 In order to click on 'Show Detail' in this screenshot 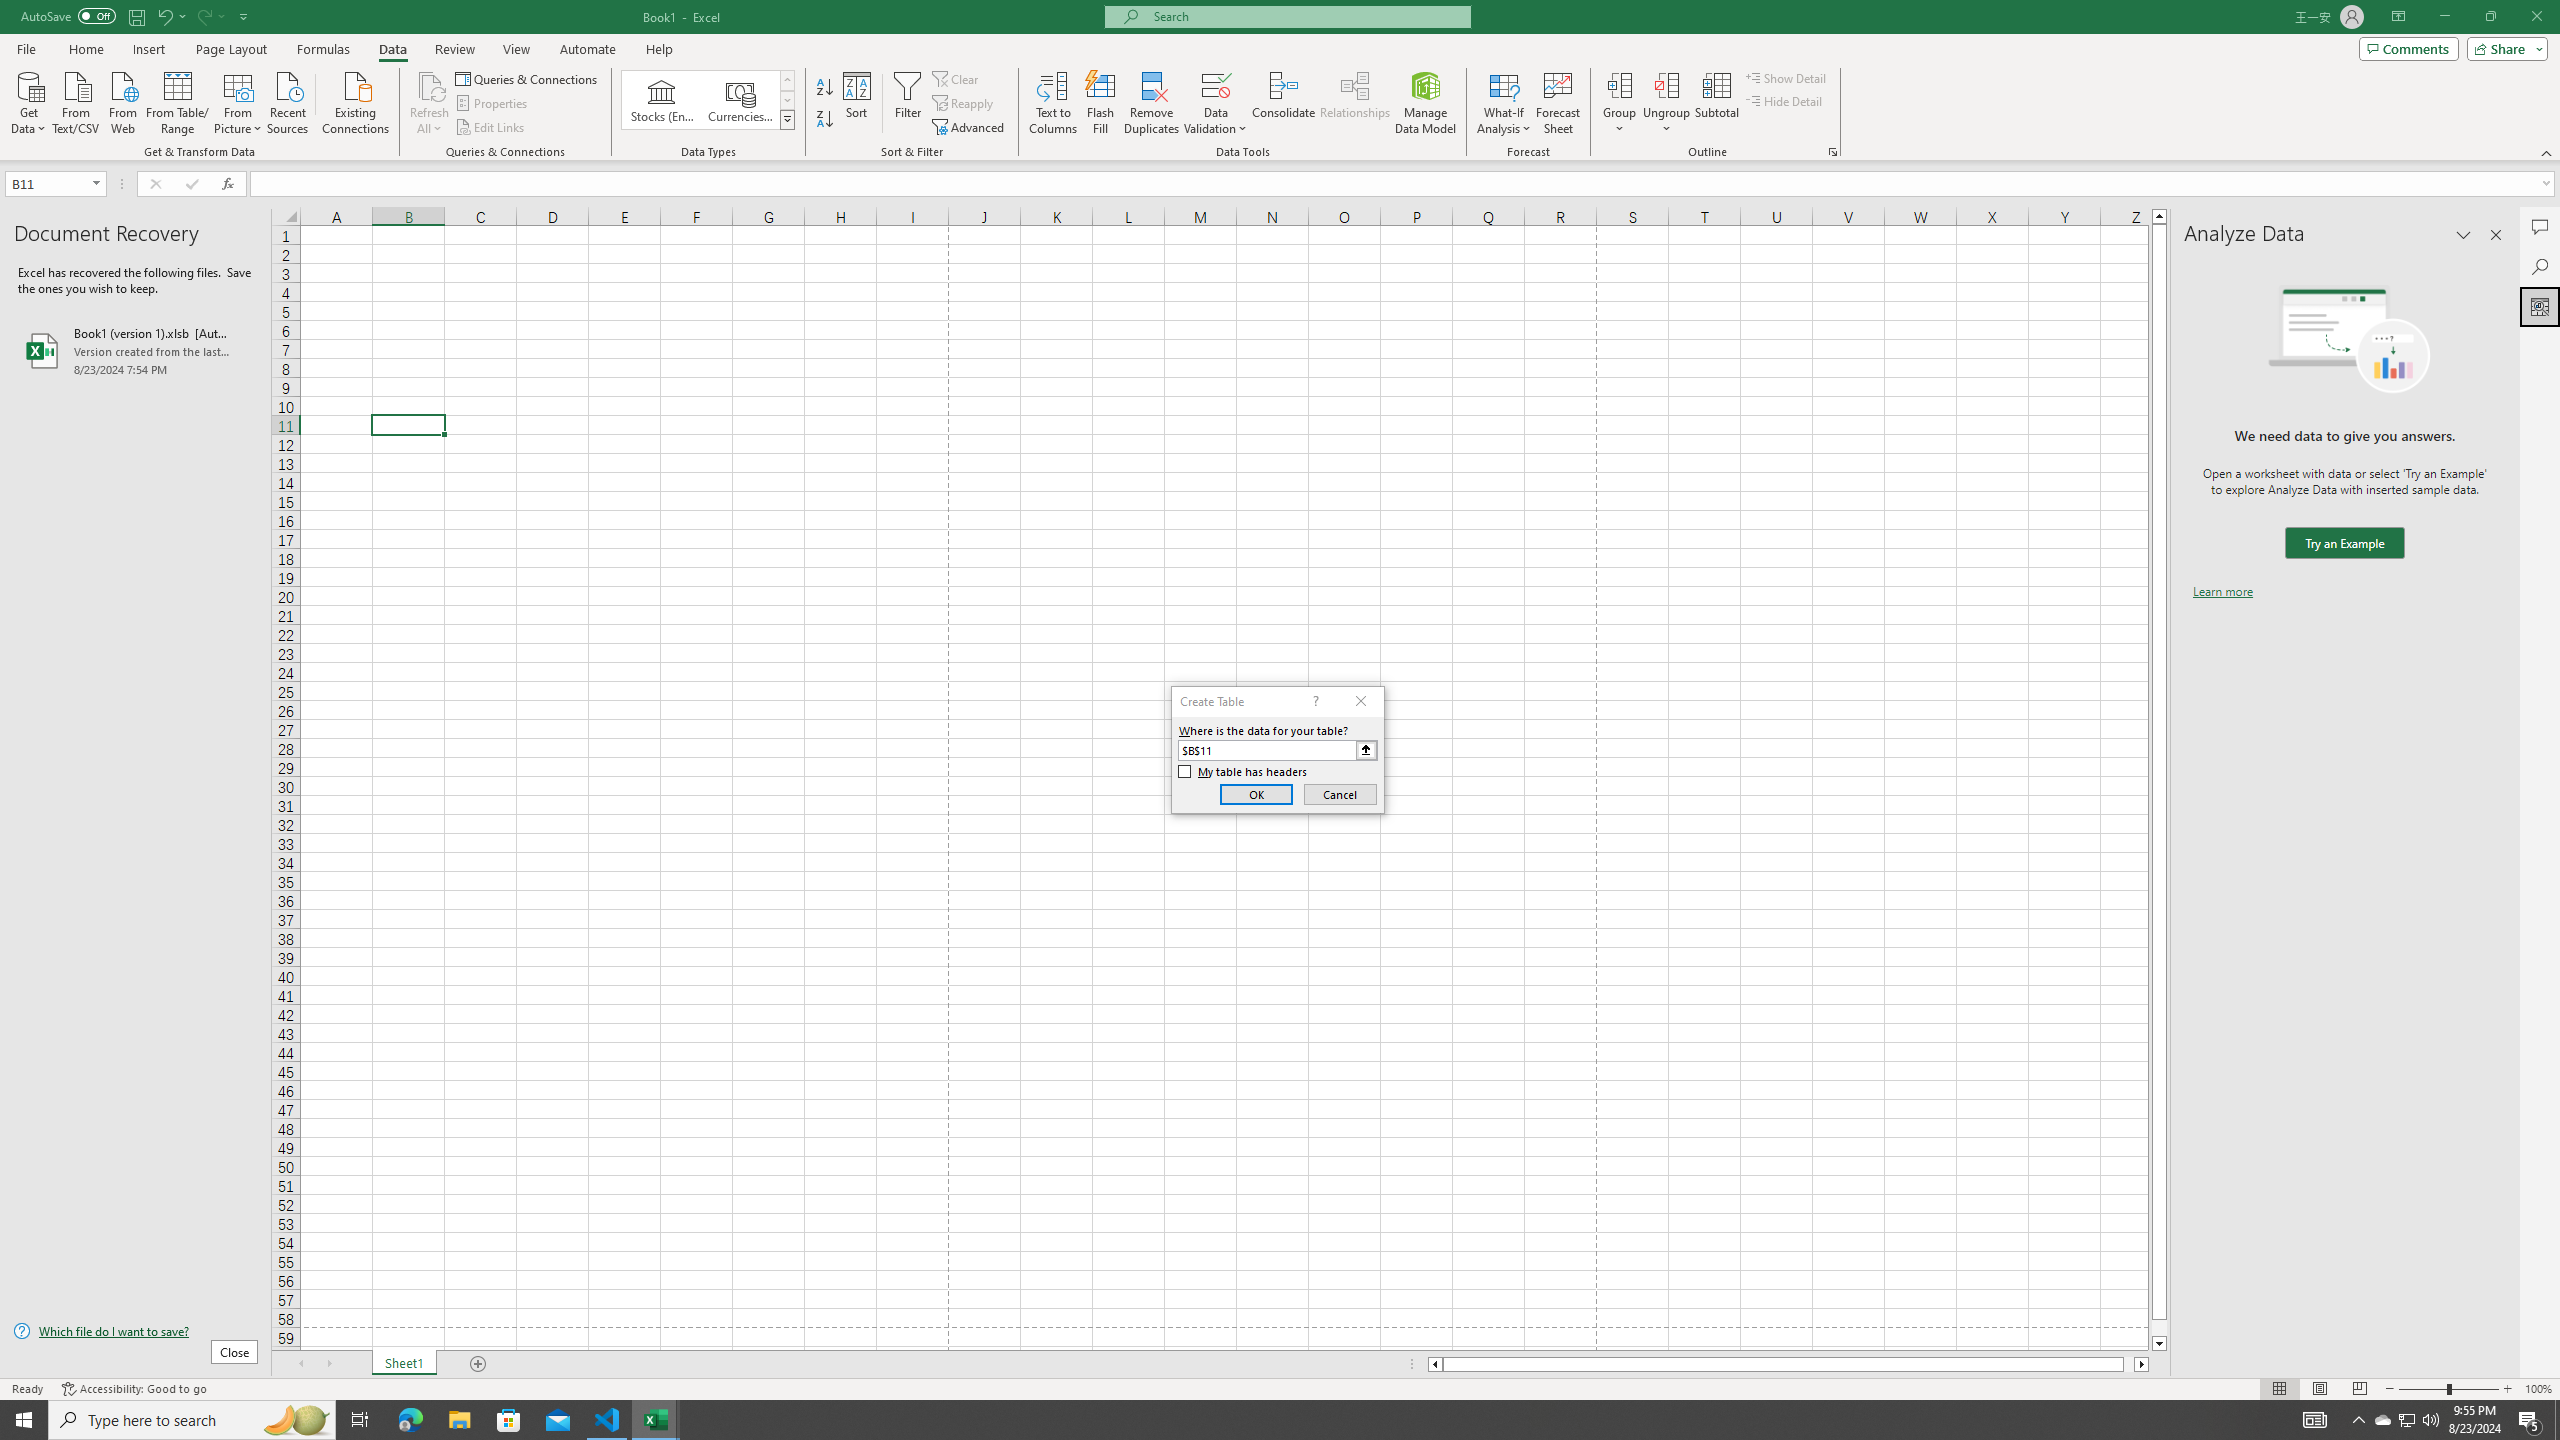, I will do `click(1785, 77)`.